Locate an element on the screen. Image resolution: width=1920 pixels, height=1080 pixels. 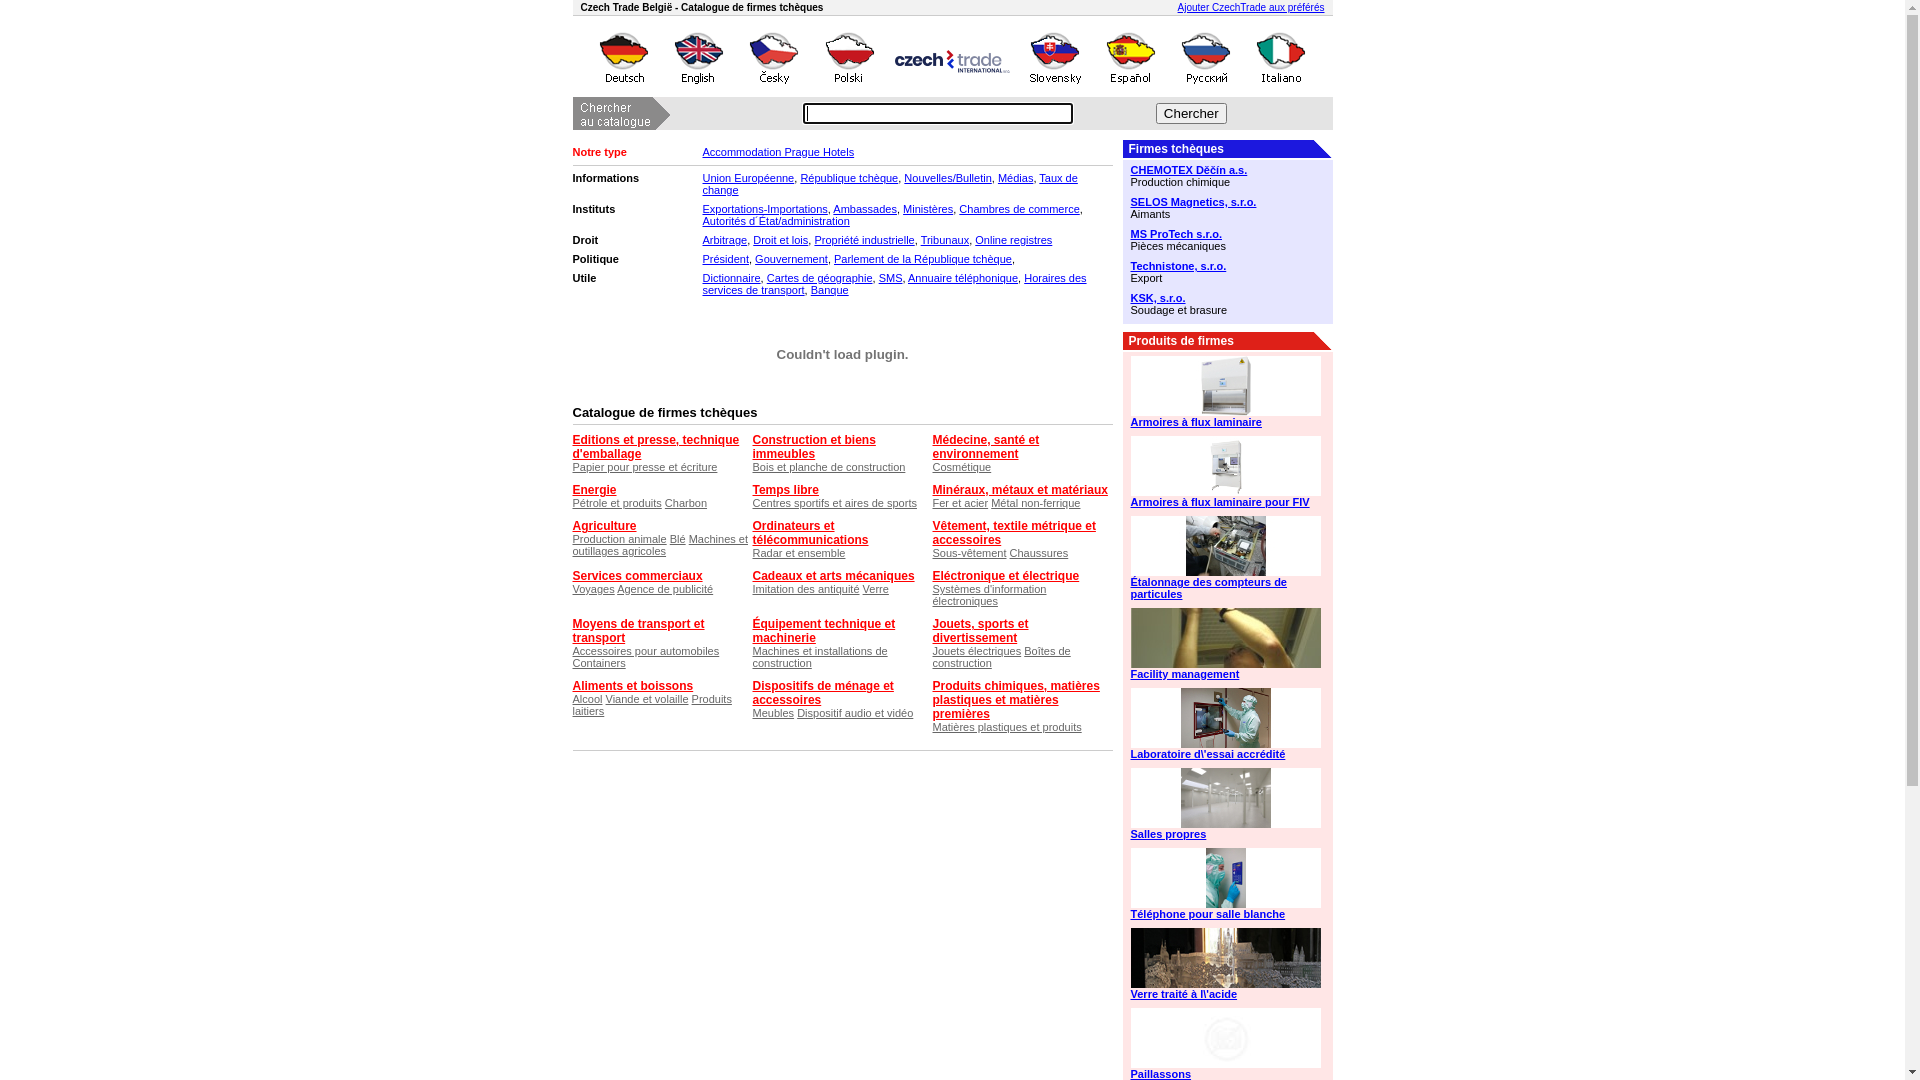
'Chercher' is located at coordinates (1156, 113).